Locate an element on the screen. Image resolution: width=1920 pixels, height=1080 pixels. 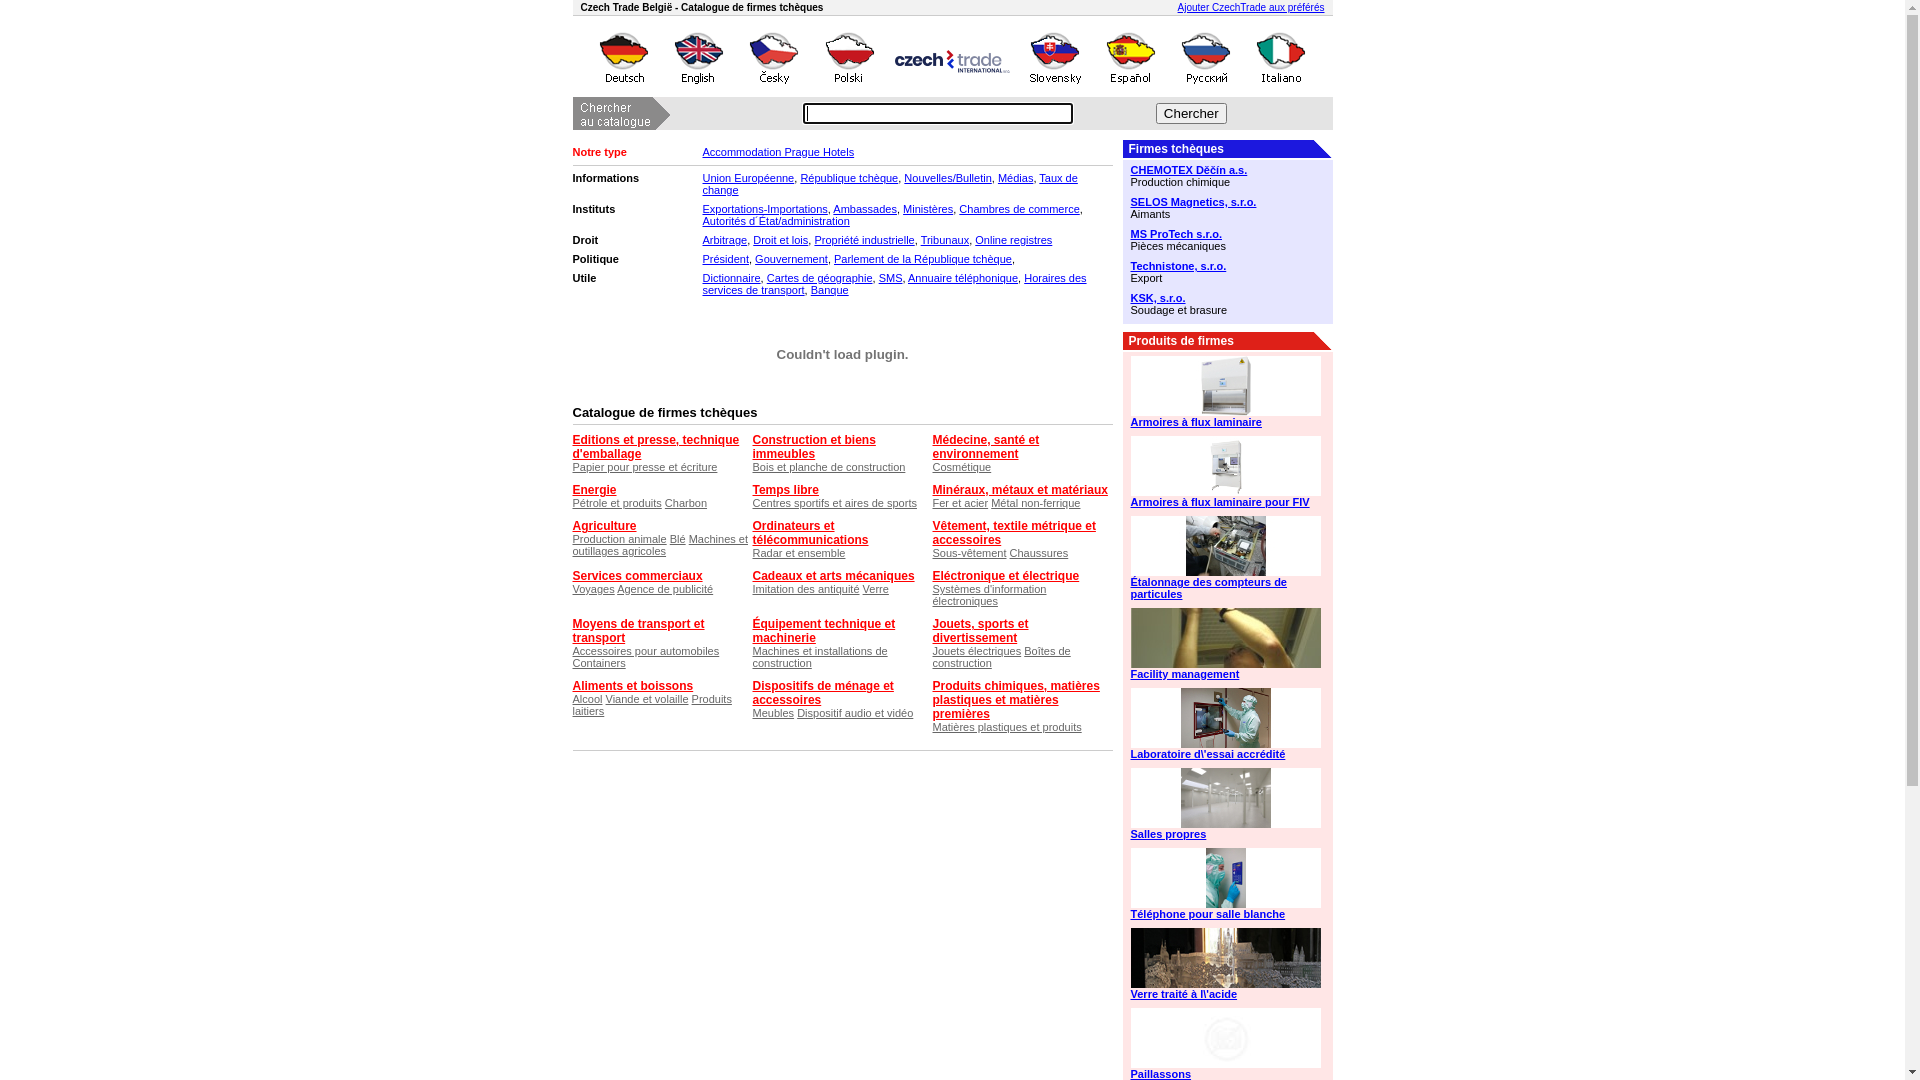
'Chercher' is located at coordinates (1156, 113).